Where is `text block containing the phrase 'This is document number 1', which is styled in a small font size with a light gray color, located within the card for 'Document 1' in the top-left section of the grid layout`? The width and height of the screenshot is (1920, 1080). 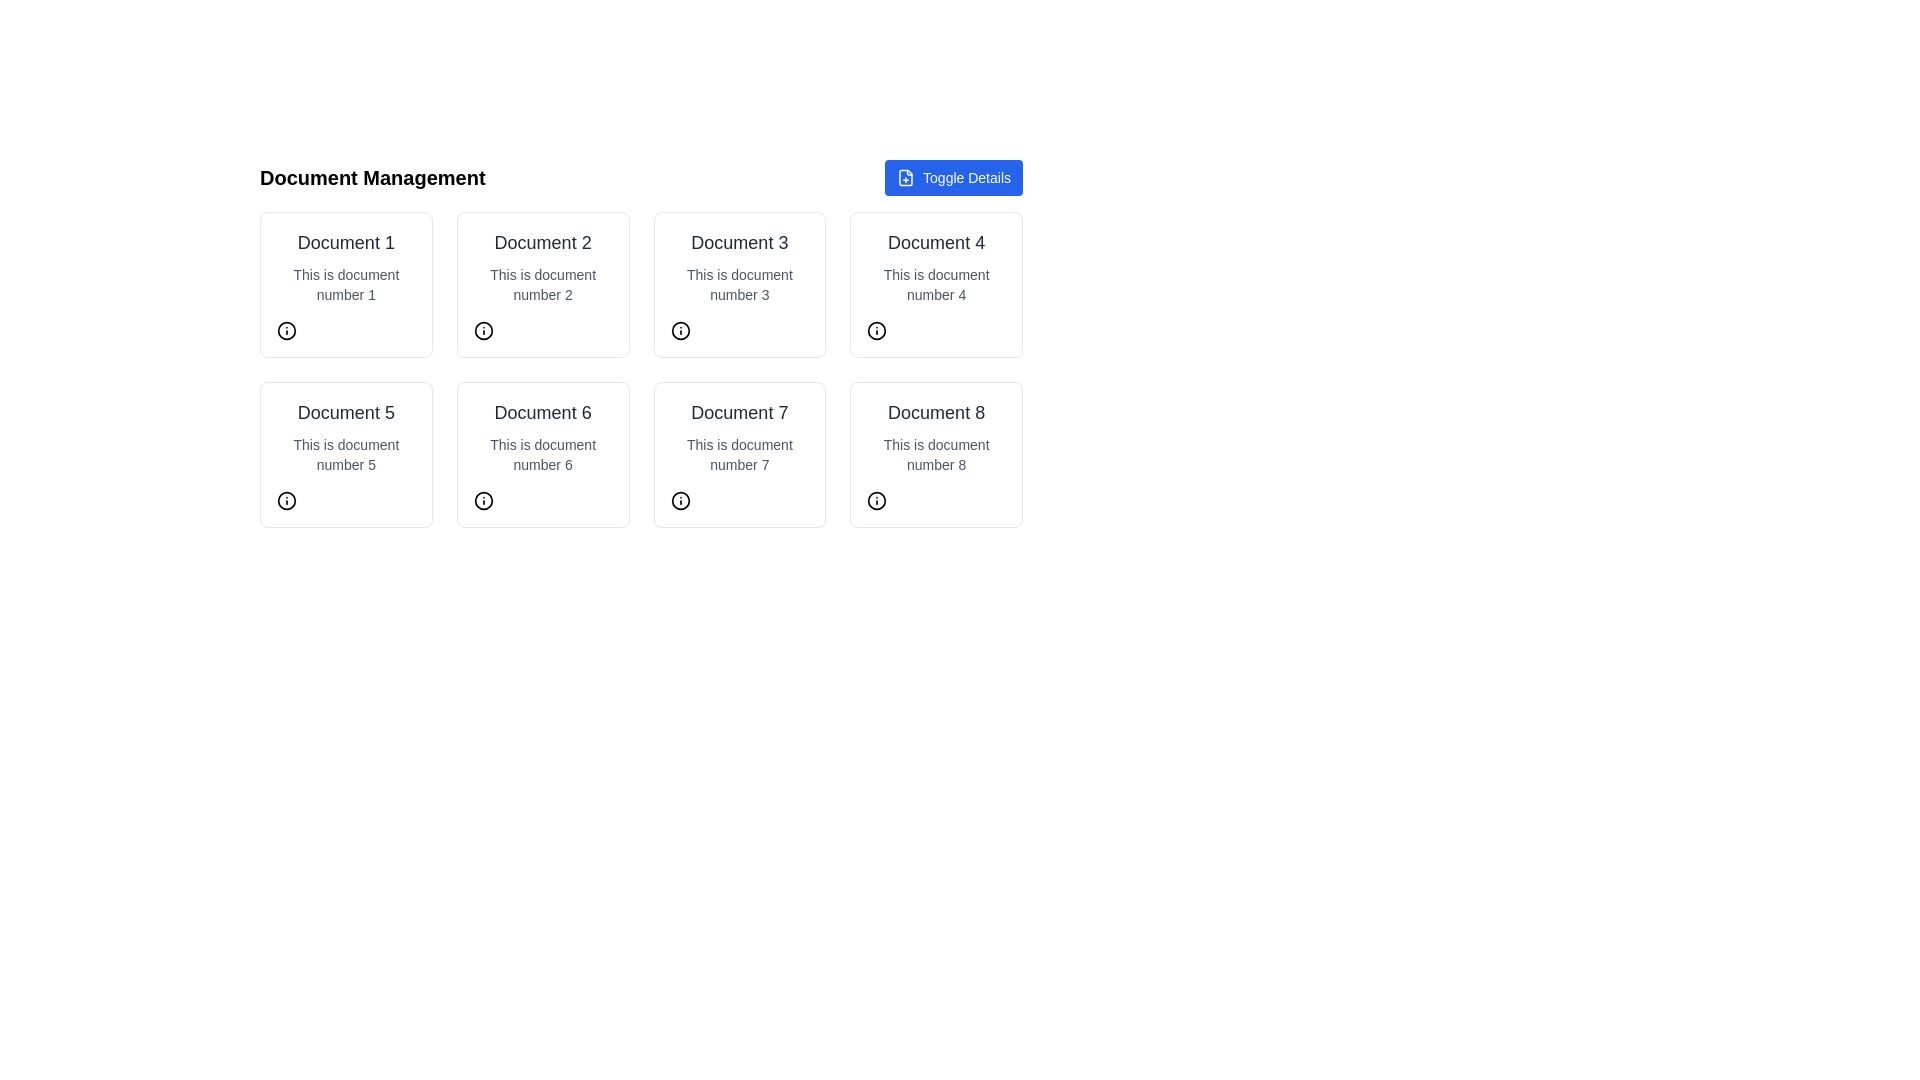
text block containing the phrase 'This is document number 1', which is styled in a small font size with a light gray color, located within the card for 'Document 1' in the top-left section of the grid layout is located at coordinates (346, 285).